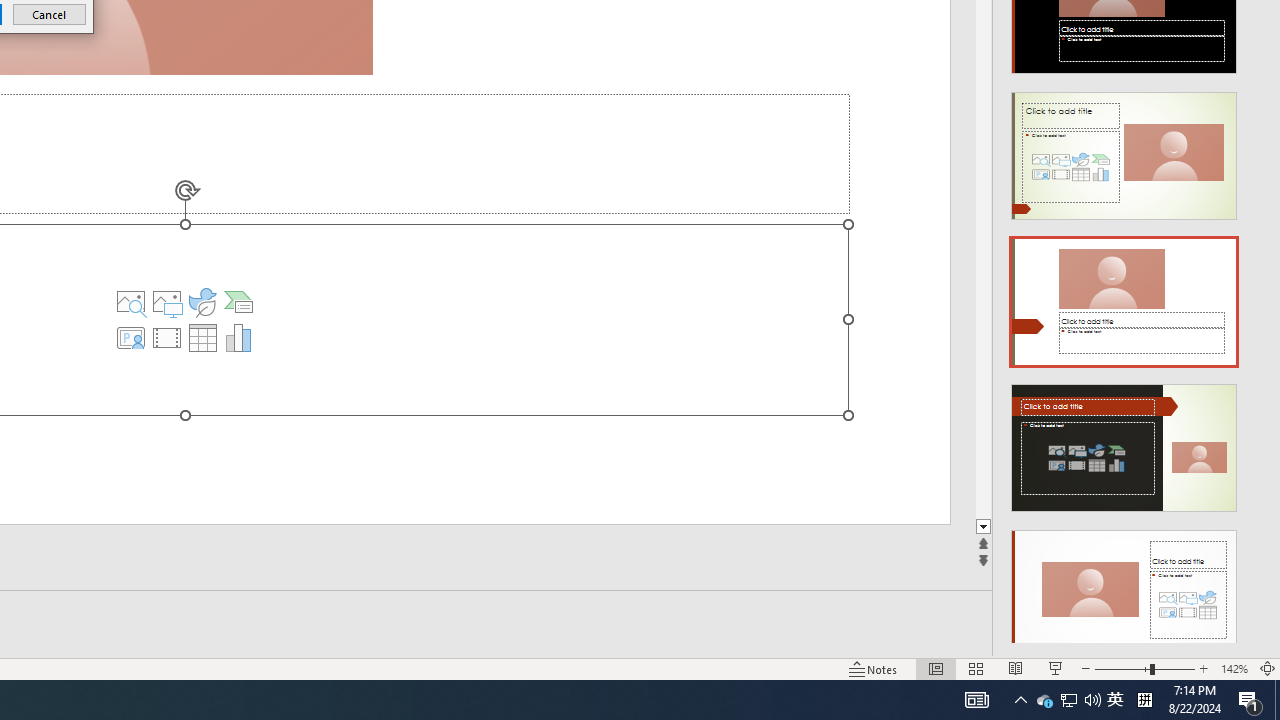 The height and width of the screenshot is (720, 1280). Describe the element at coordinates (1233, 669) in the screenshot. I see `'Zoom 142%'` at that location.